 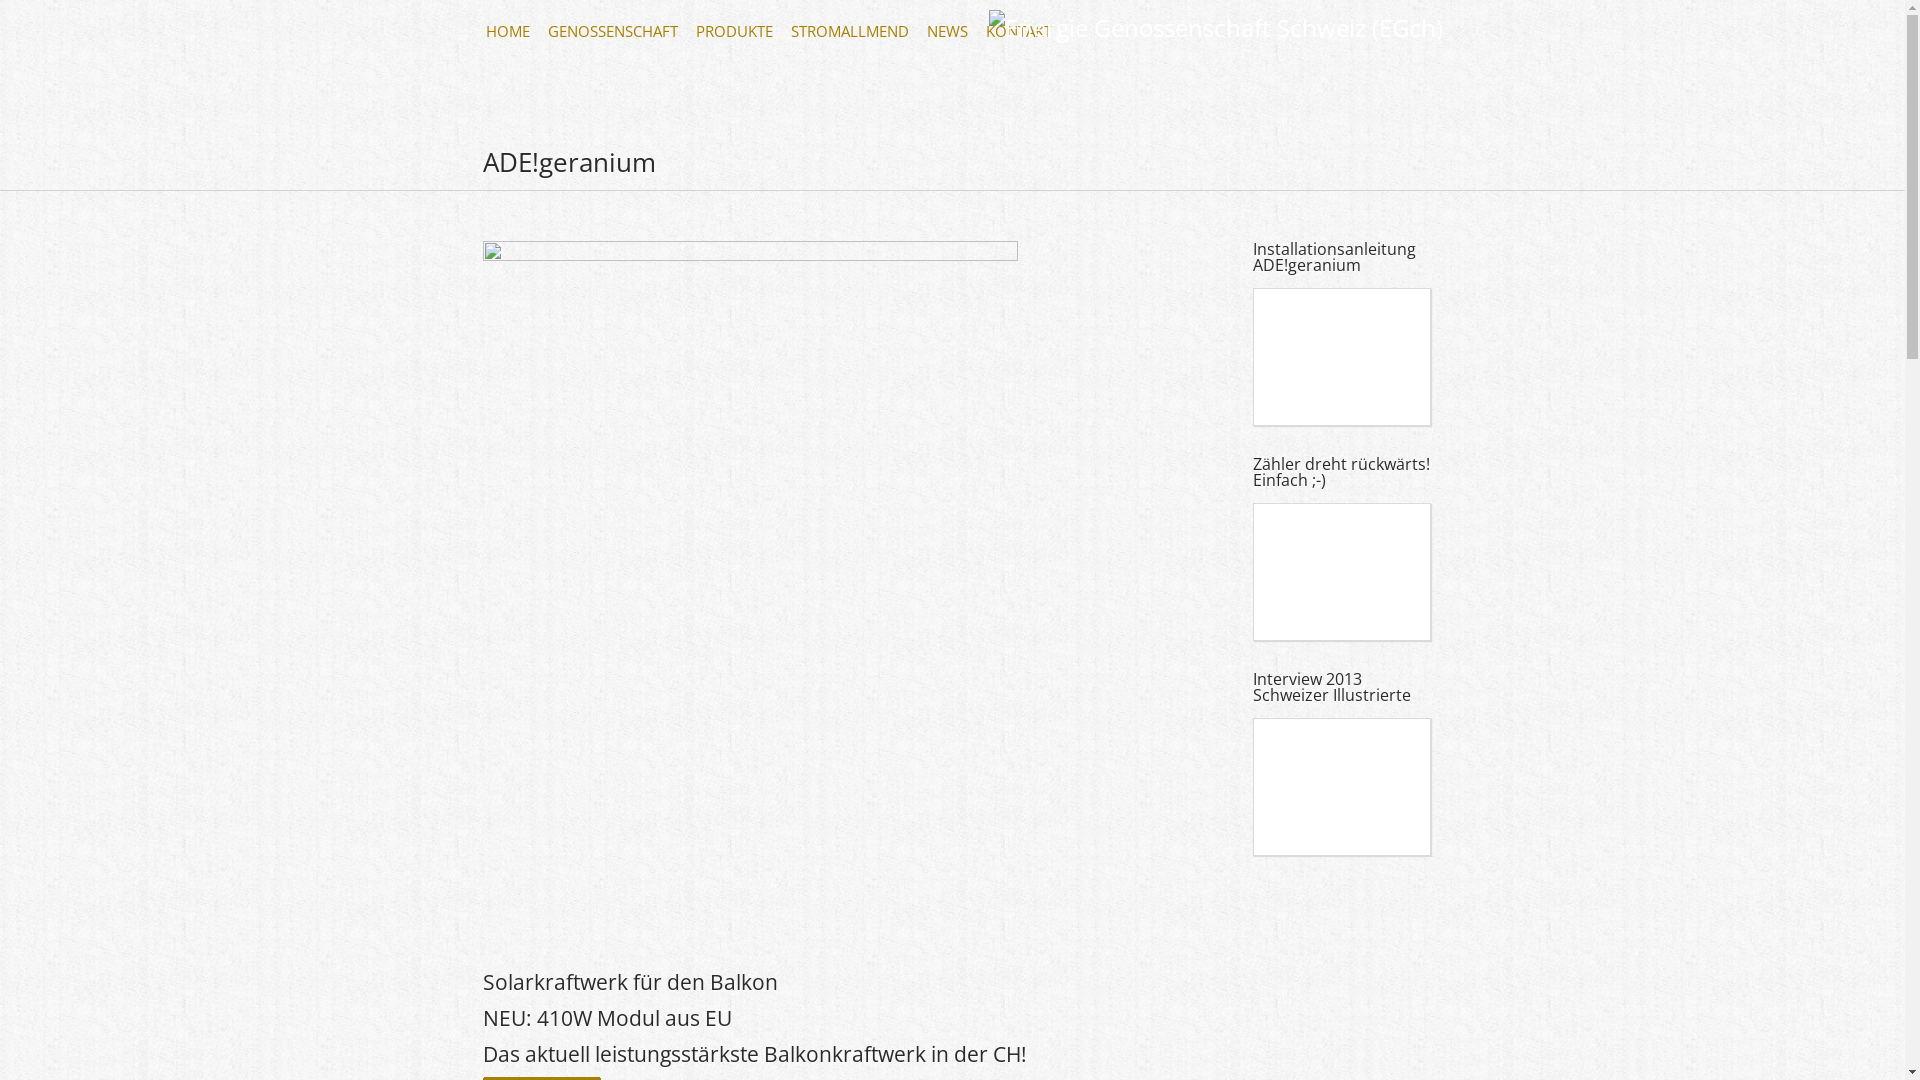 I want to click on 'HOME ', so click(x=508, y=25).